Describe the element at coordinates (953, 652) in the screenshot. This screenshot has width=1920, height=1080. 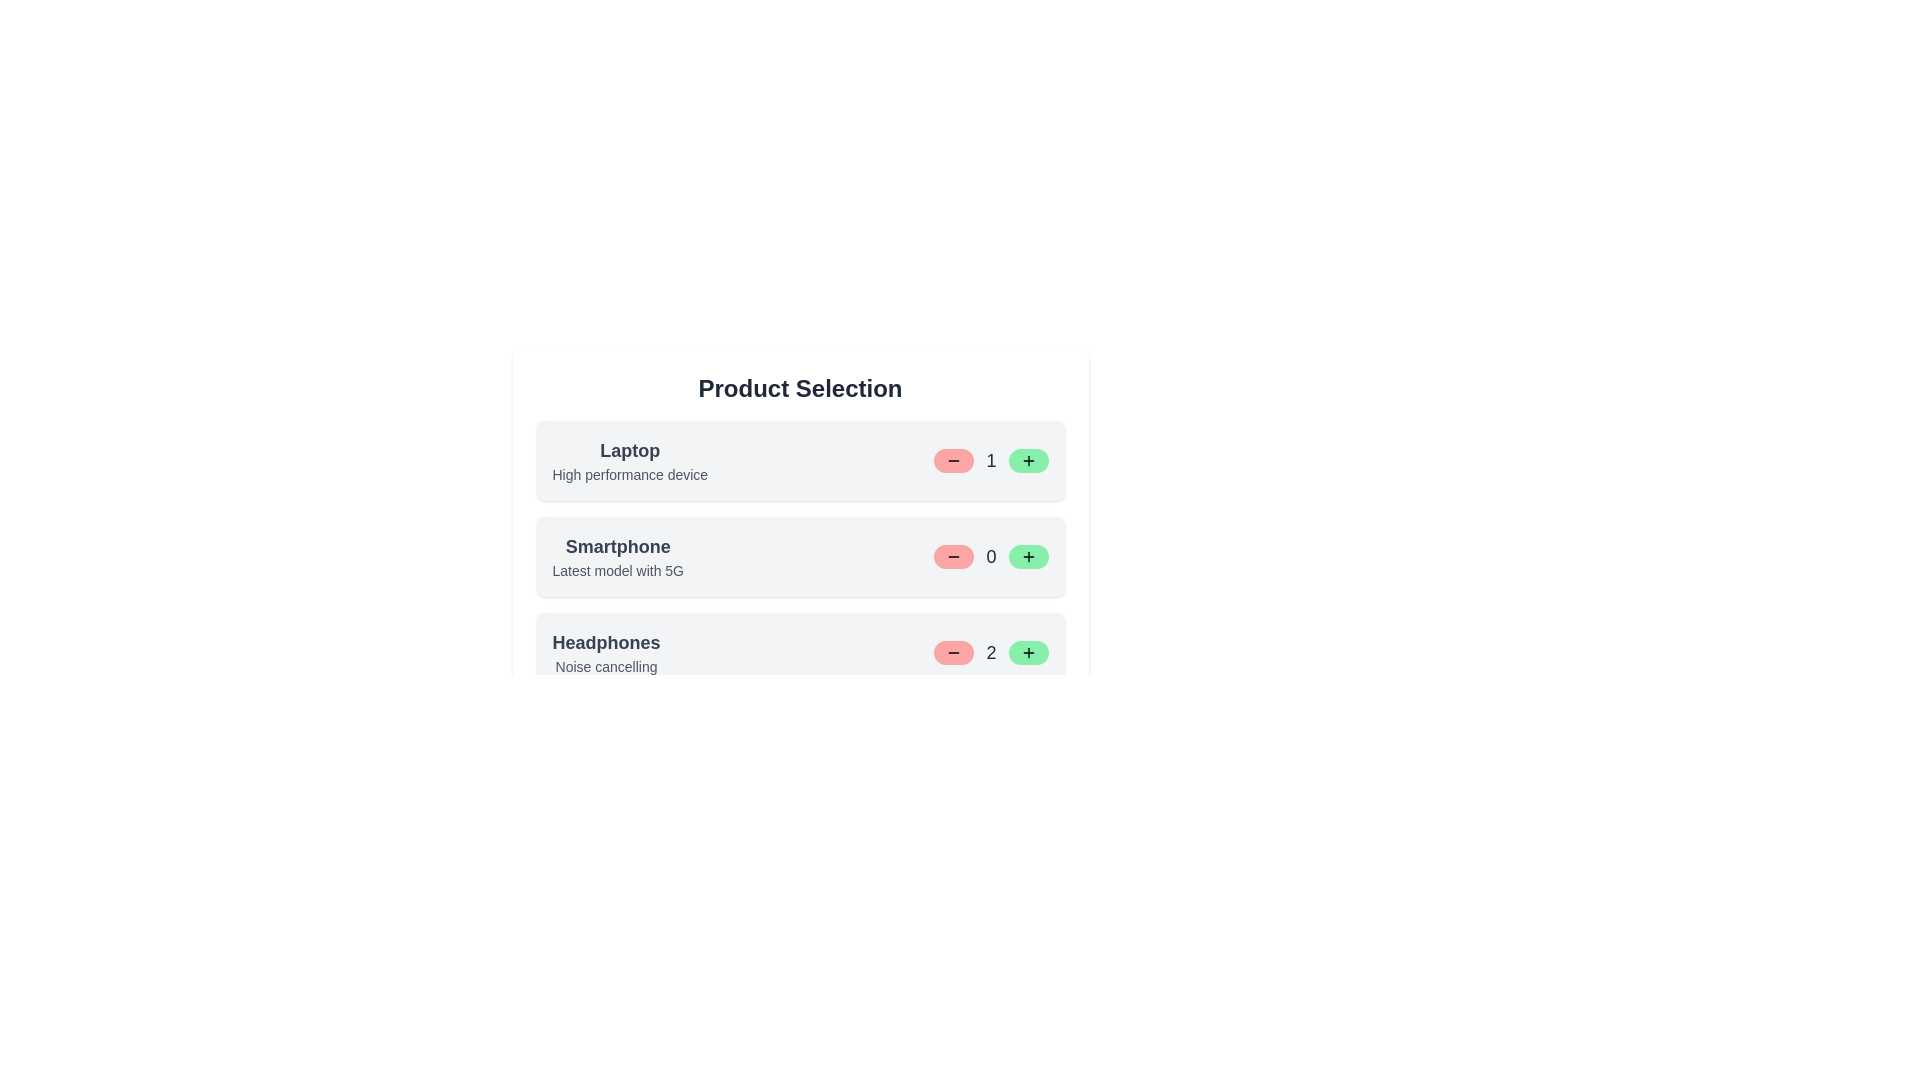
I see `minus button for the product identified by Headphones` at that location.